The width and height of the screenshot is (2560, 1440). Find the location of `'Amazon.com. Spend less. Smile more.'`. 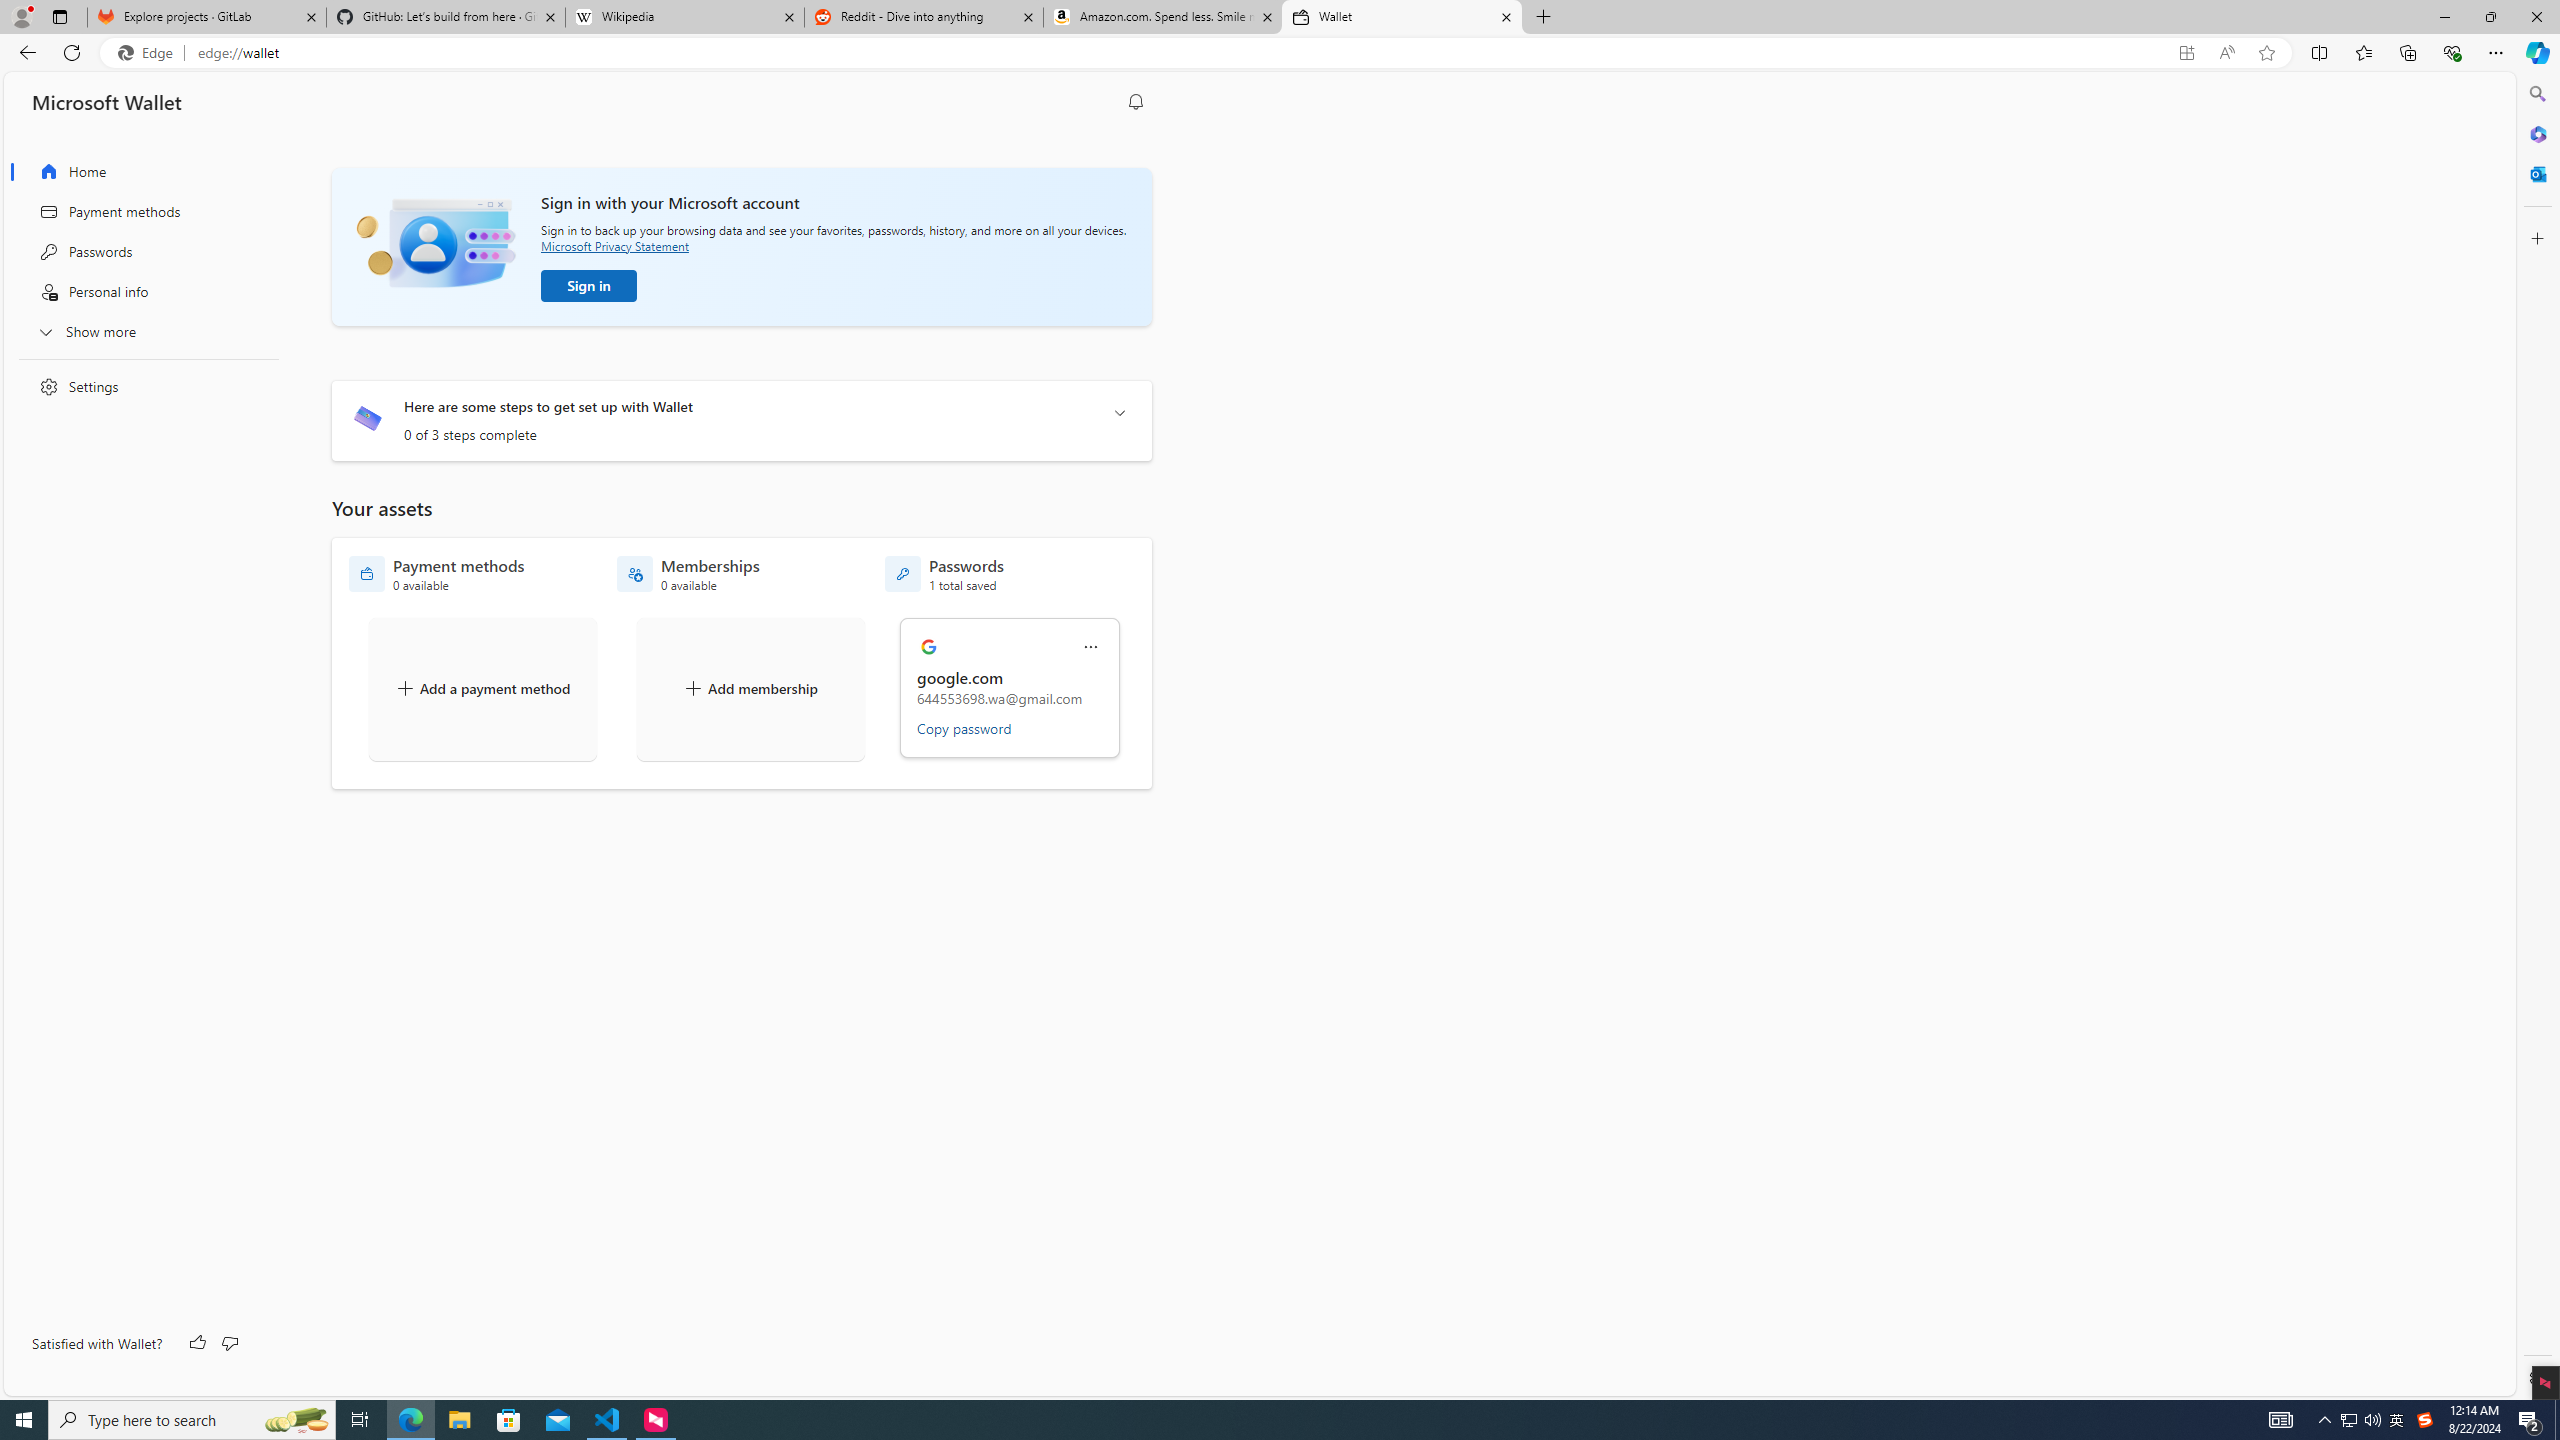

'Amazon.com. Spend less. Smile more.' is located at coordinates (1161, 16).